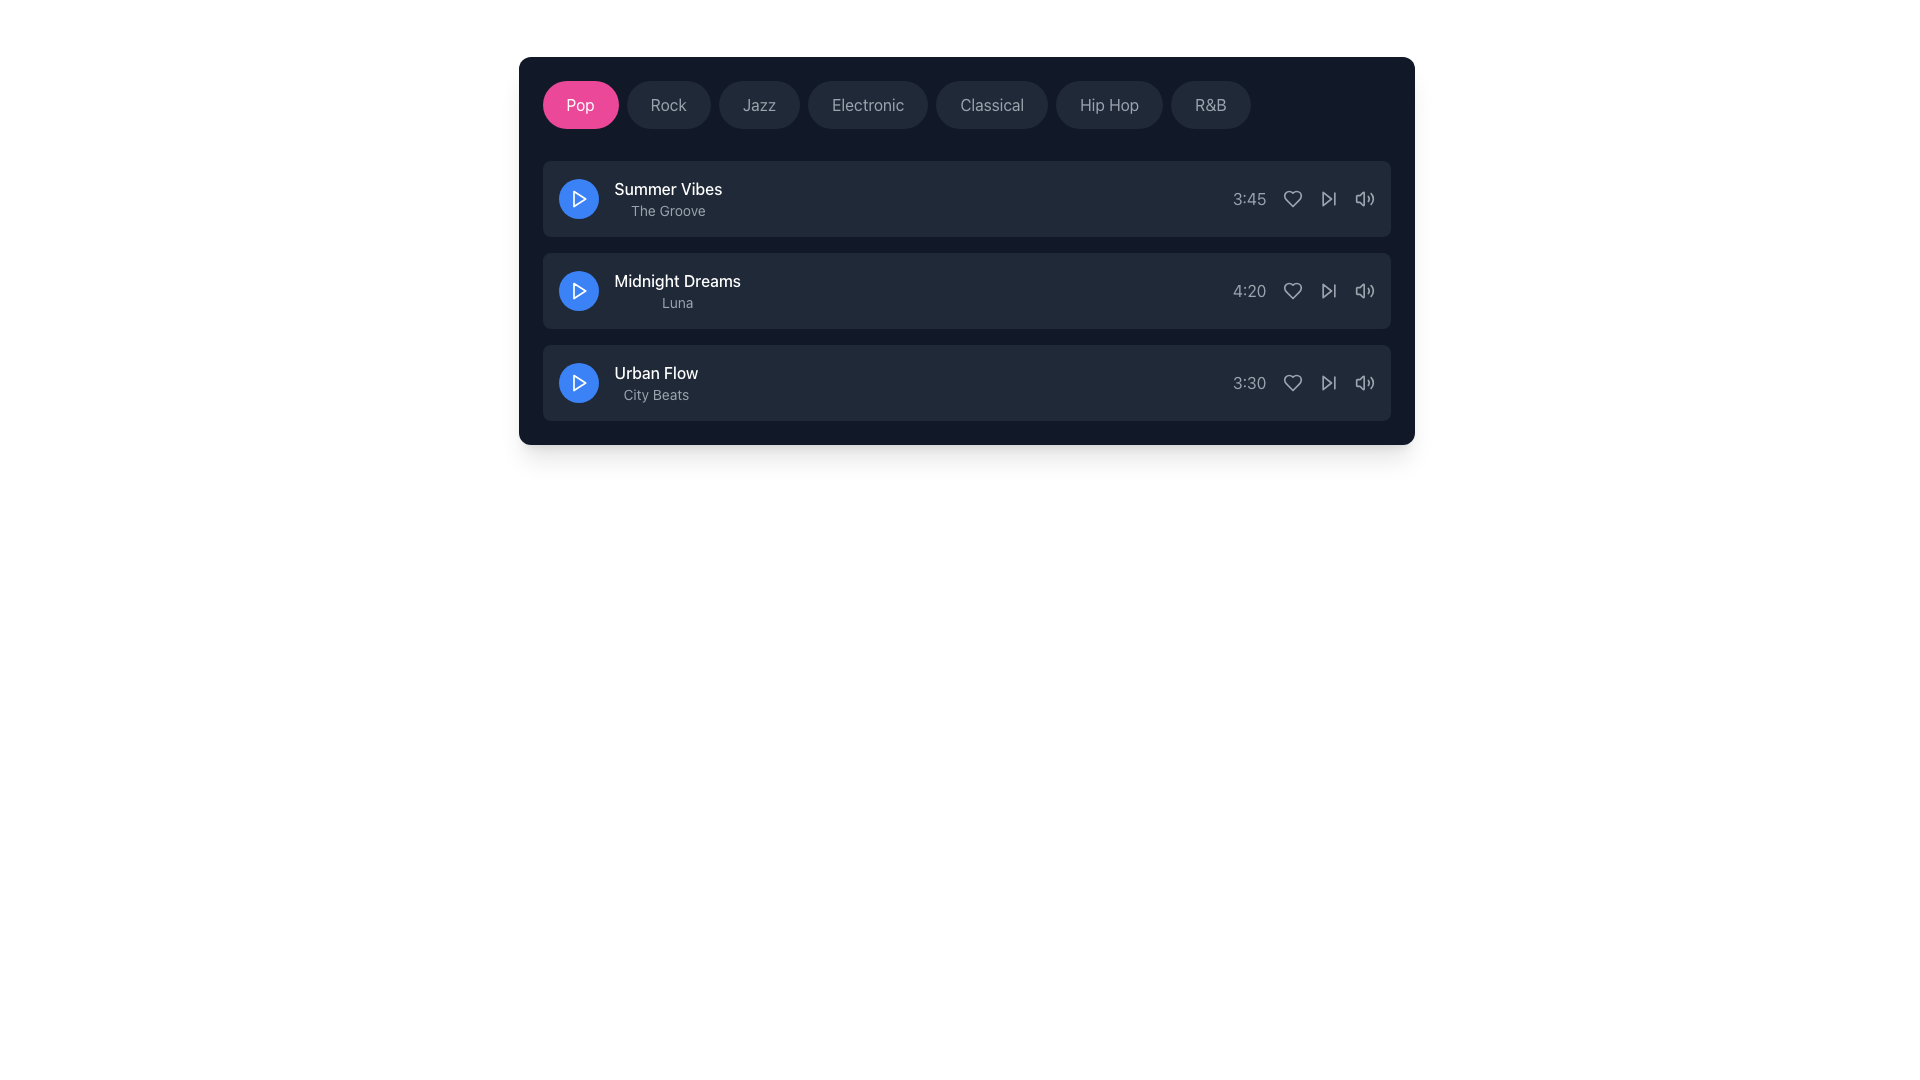 This screenshot has height=1080, width=1920. Describe the element at coordinates (668, 104) in the screenshot. I see `the 'Rock' music genre button, which is the second button from the left in a scrollable bar of genre buttons` at that location.